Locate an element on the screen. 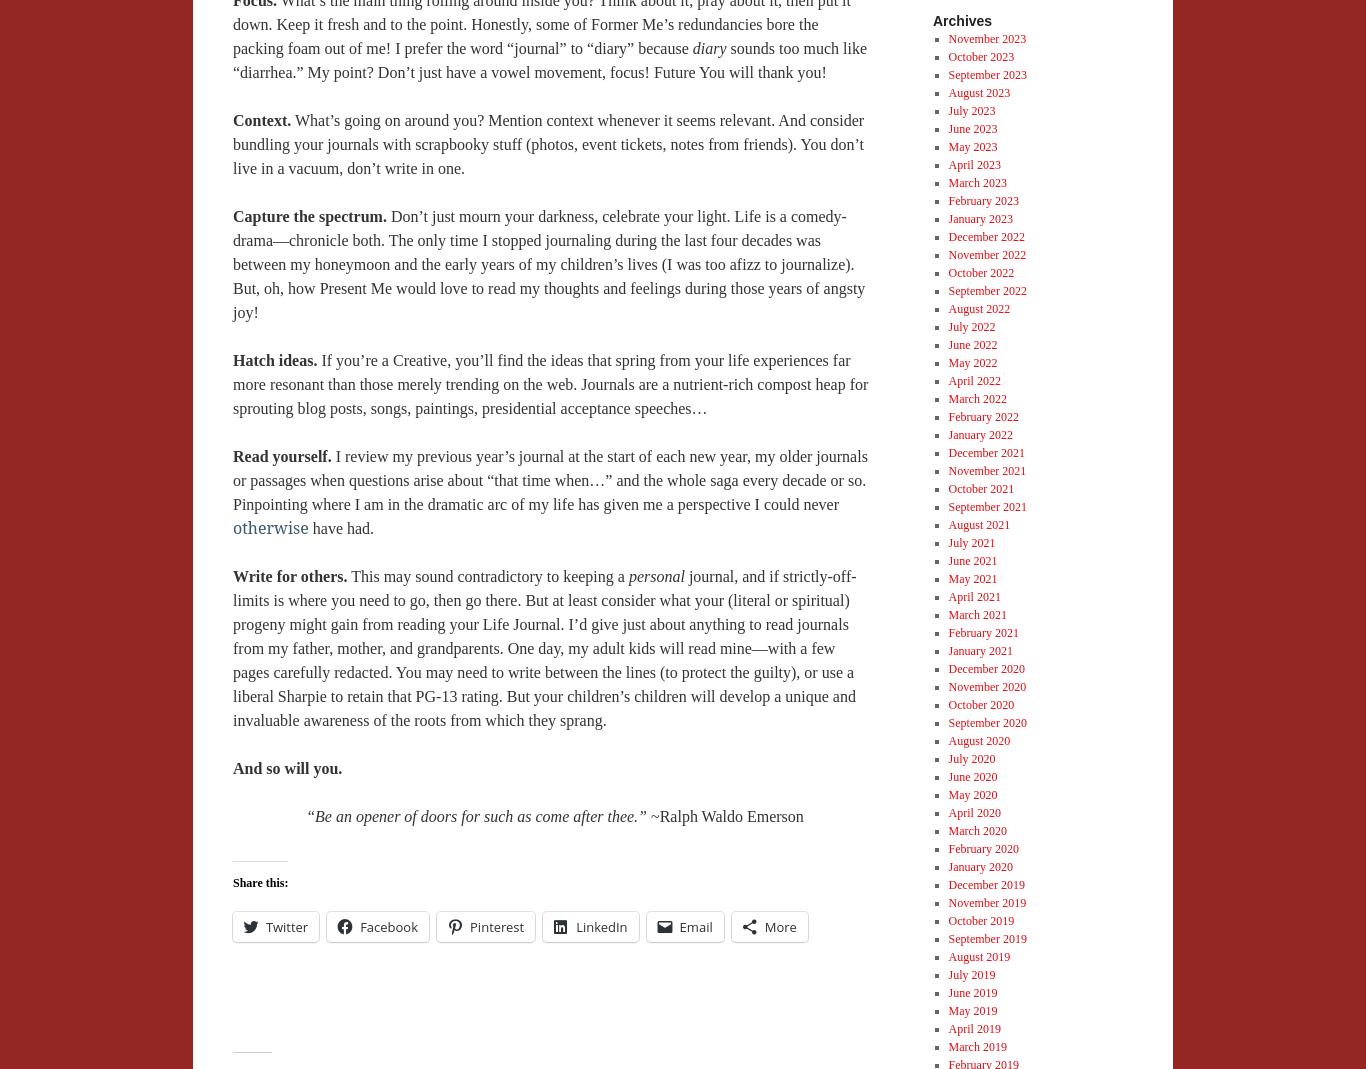  'May 2022' is located at coordinates (972, 361).